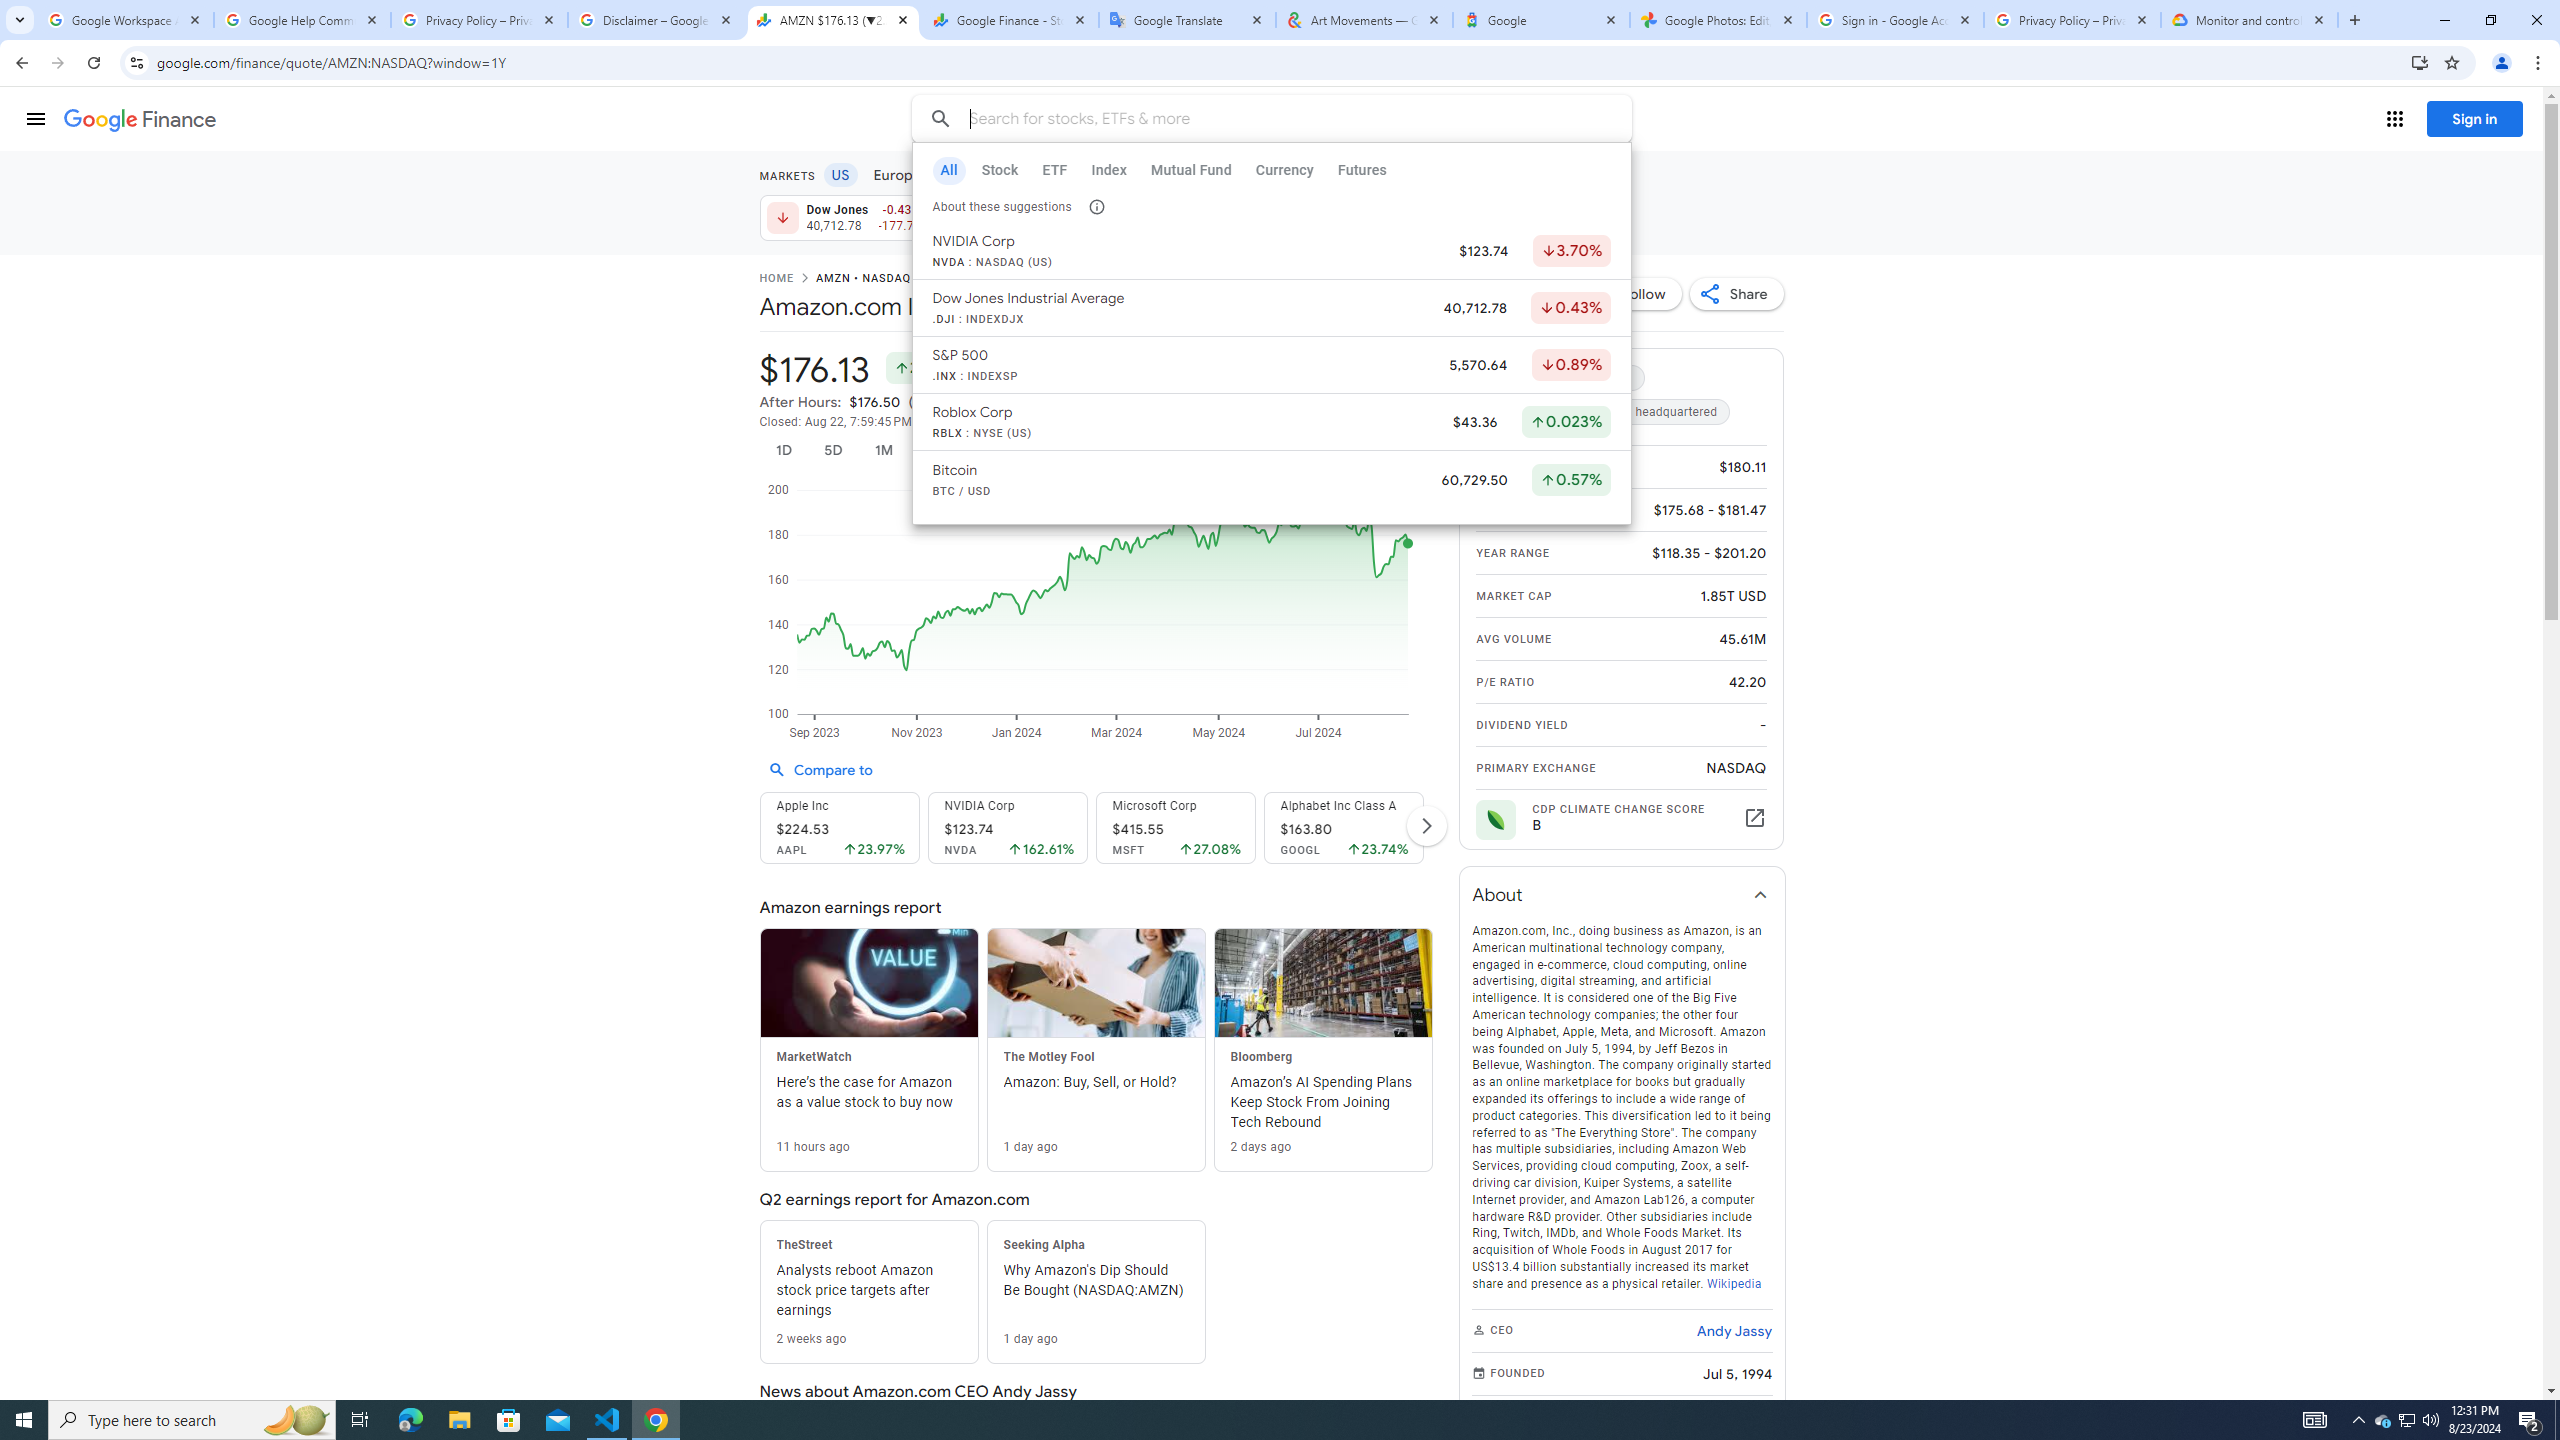 The image size is (2560, 1440). I want to click on 'ETF', so click(1053, 169).